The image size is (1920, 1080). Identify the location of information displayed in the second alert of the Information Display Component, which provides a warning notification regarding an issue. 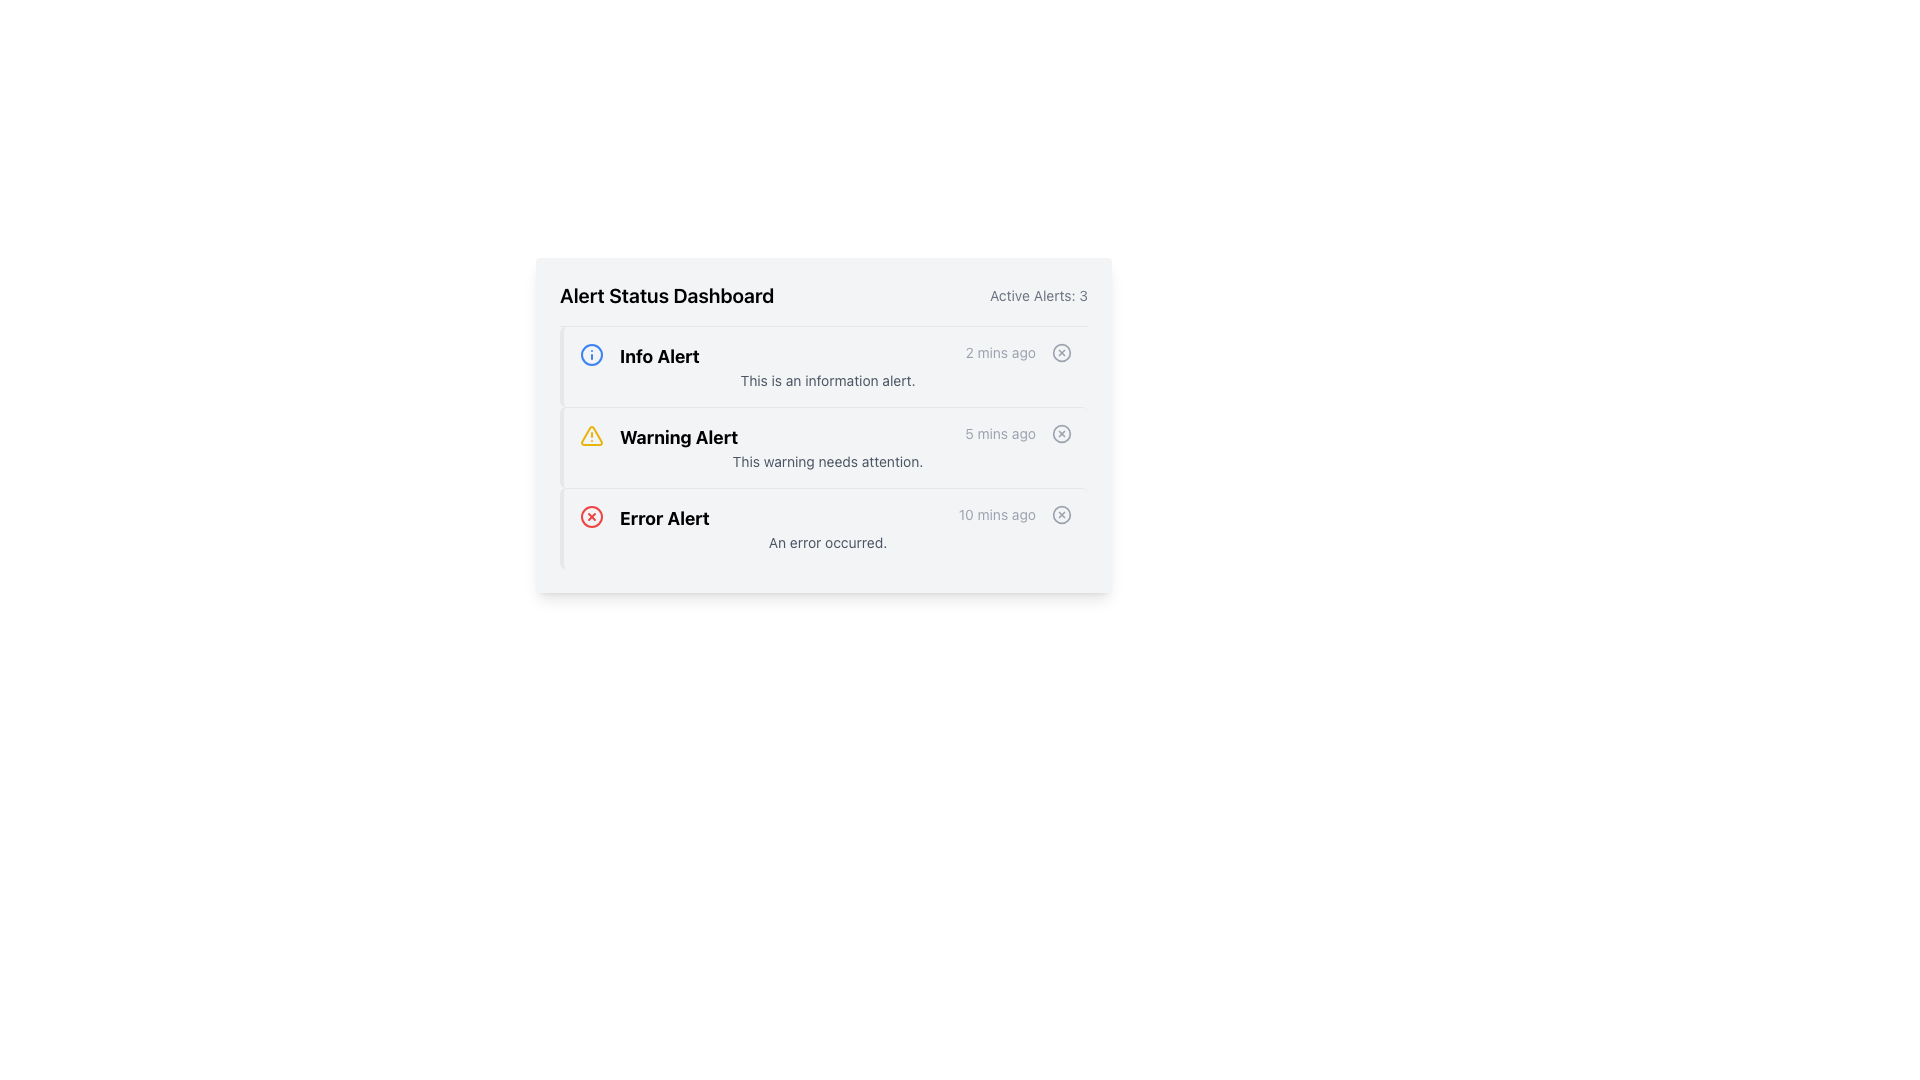
(828, 446).